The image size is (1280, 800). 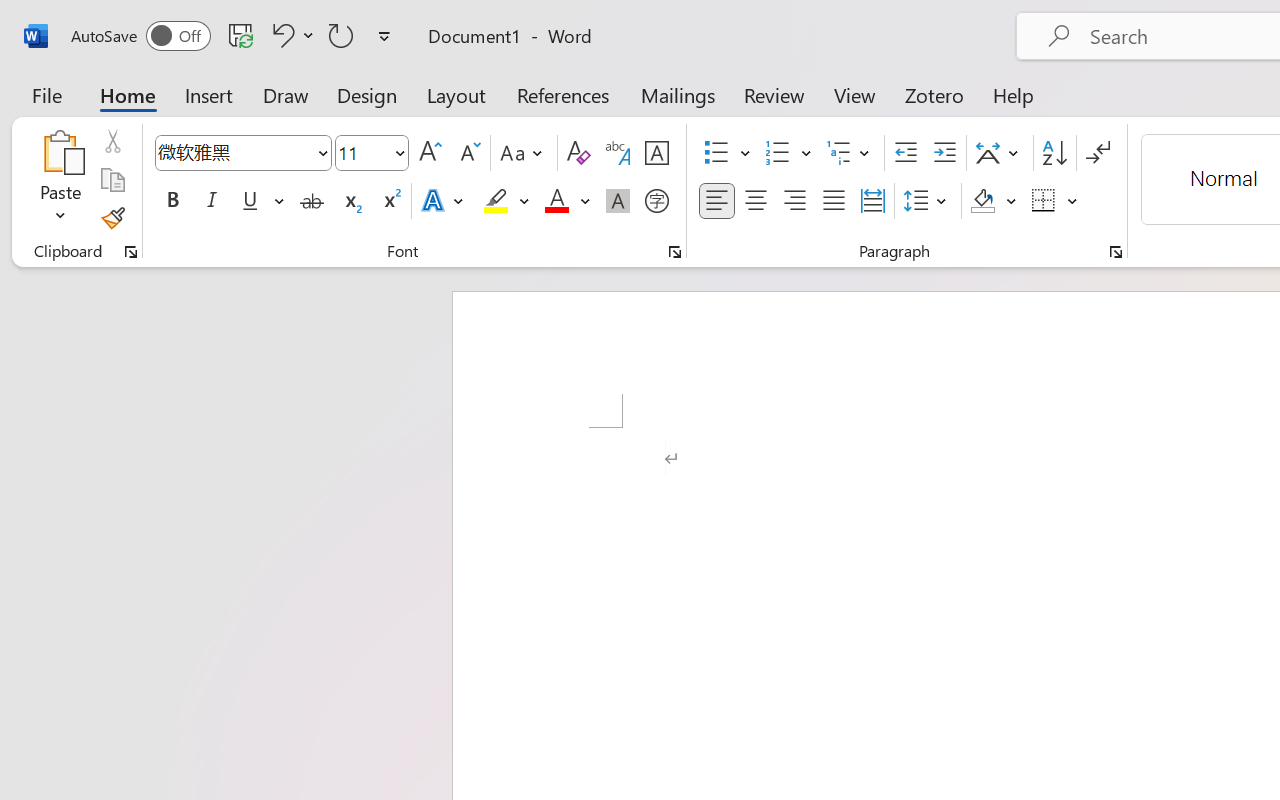 What do you see at coordinates (289, 34) in the screenshot?
I see `'Undo <ApplyStyleToDoc>b__0'` at bounding box center [289, 34].